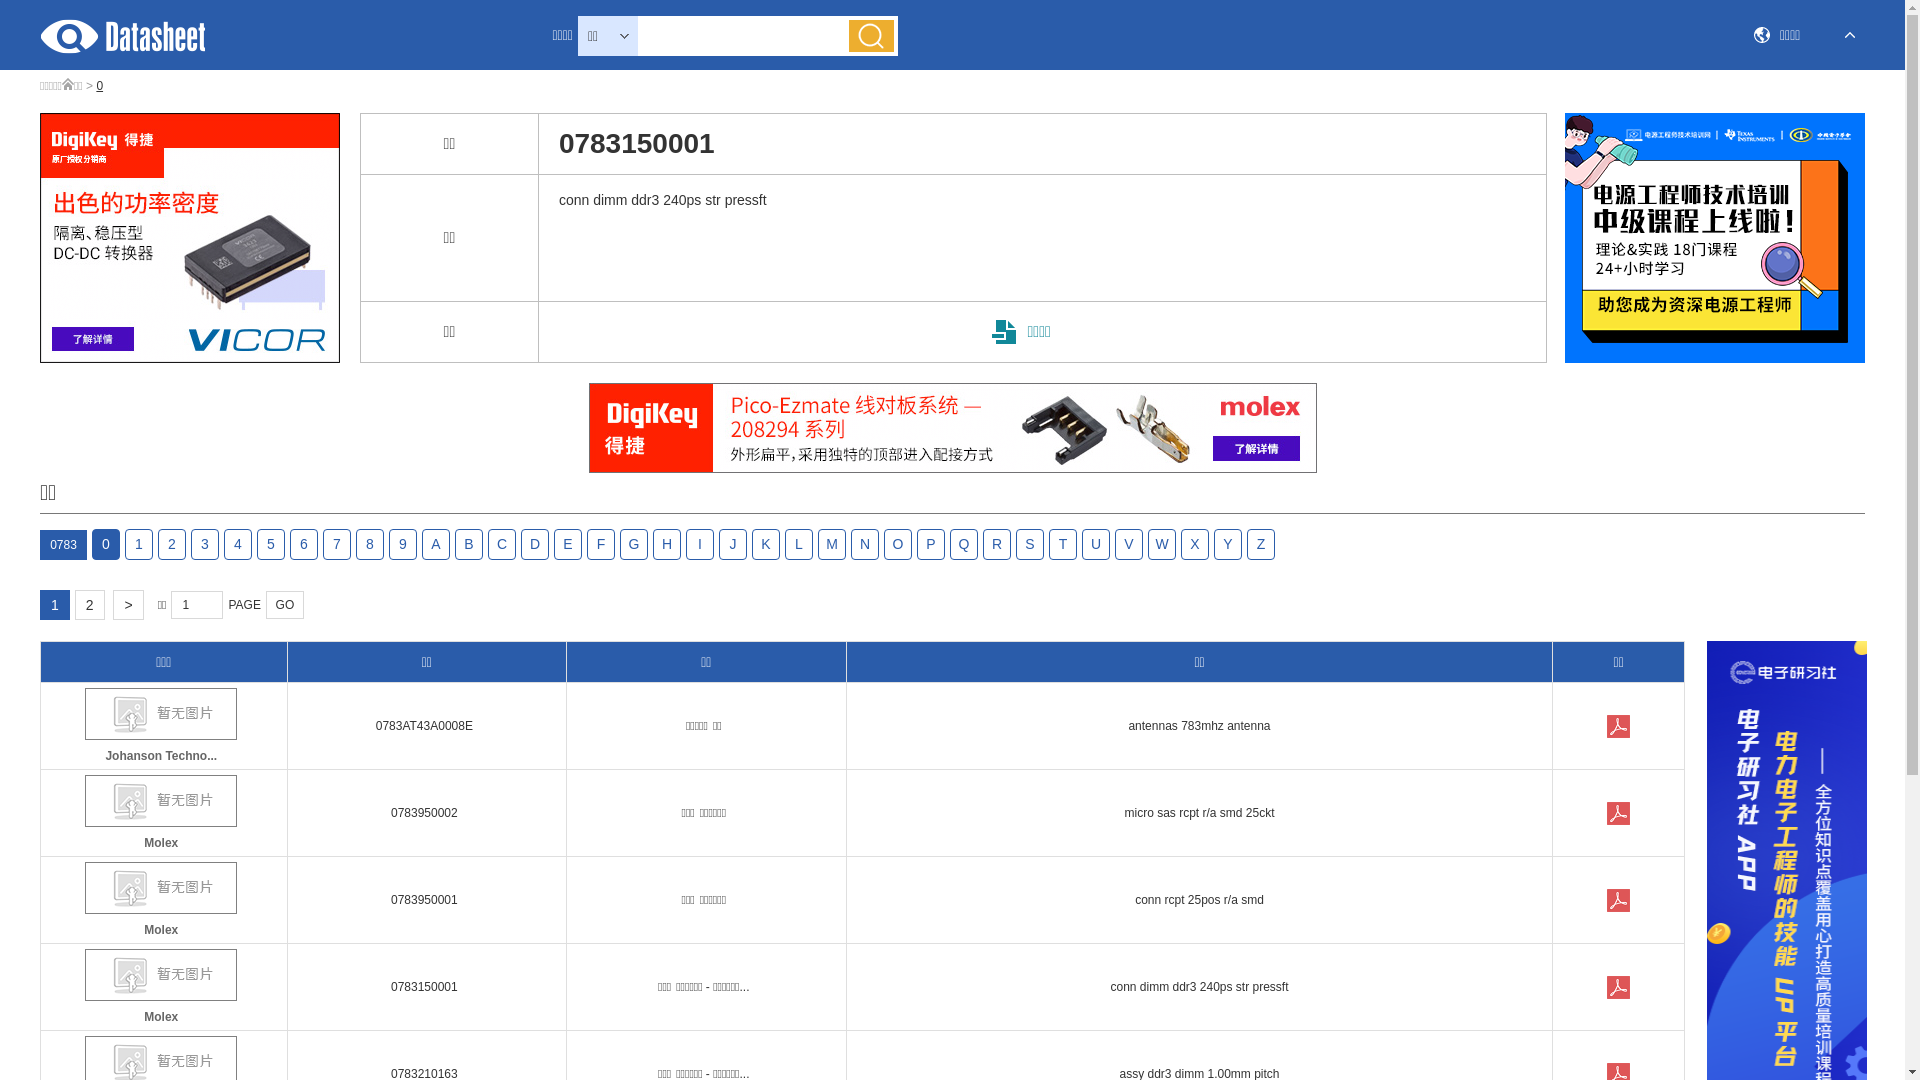  What do you see at coordinates (831, 544) in the screenshot?
I see `'M'` at bounding box center [831, 544].